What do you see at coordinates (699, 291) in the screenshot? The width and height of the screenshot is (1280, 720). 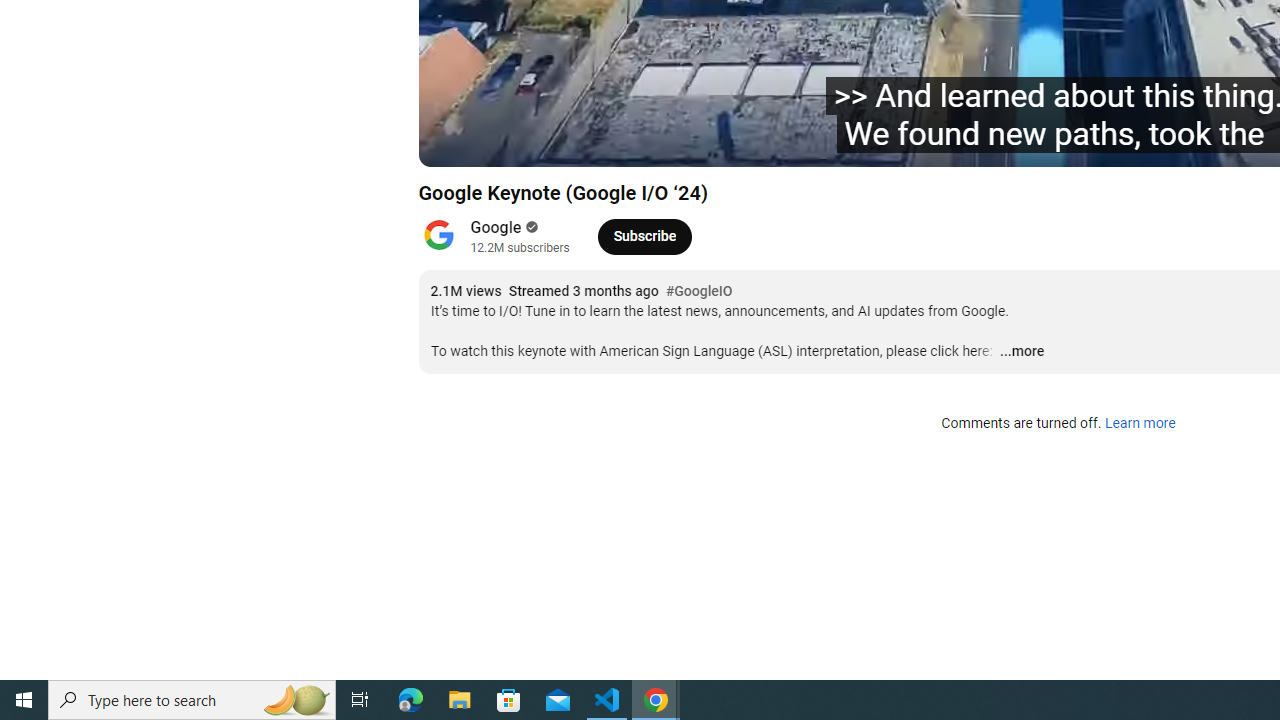 I see `'#GoogleIO'` at bounding box center [699, 291].